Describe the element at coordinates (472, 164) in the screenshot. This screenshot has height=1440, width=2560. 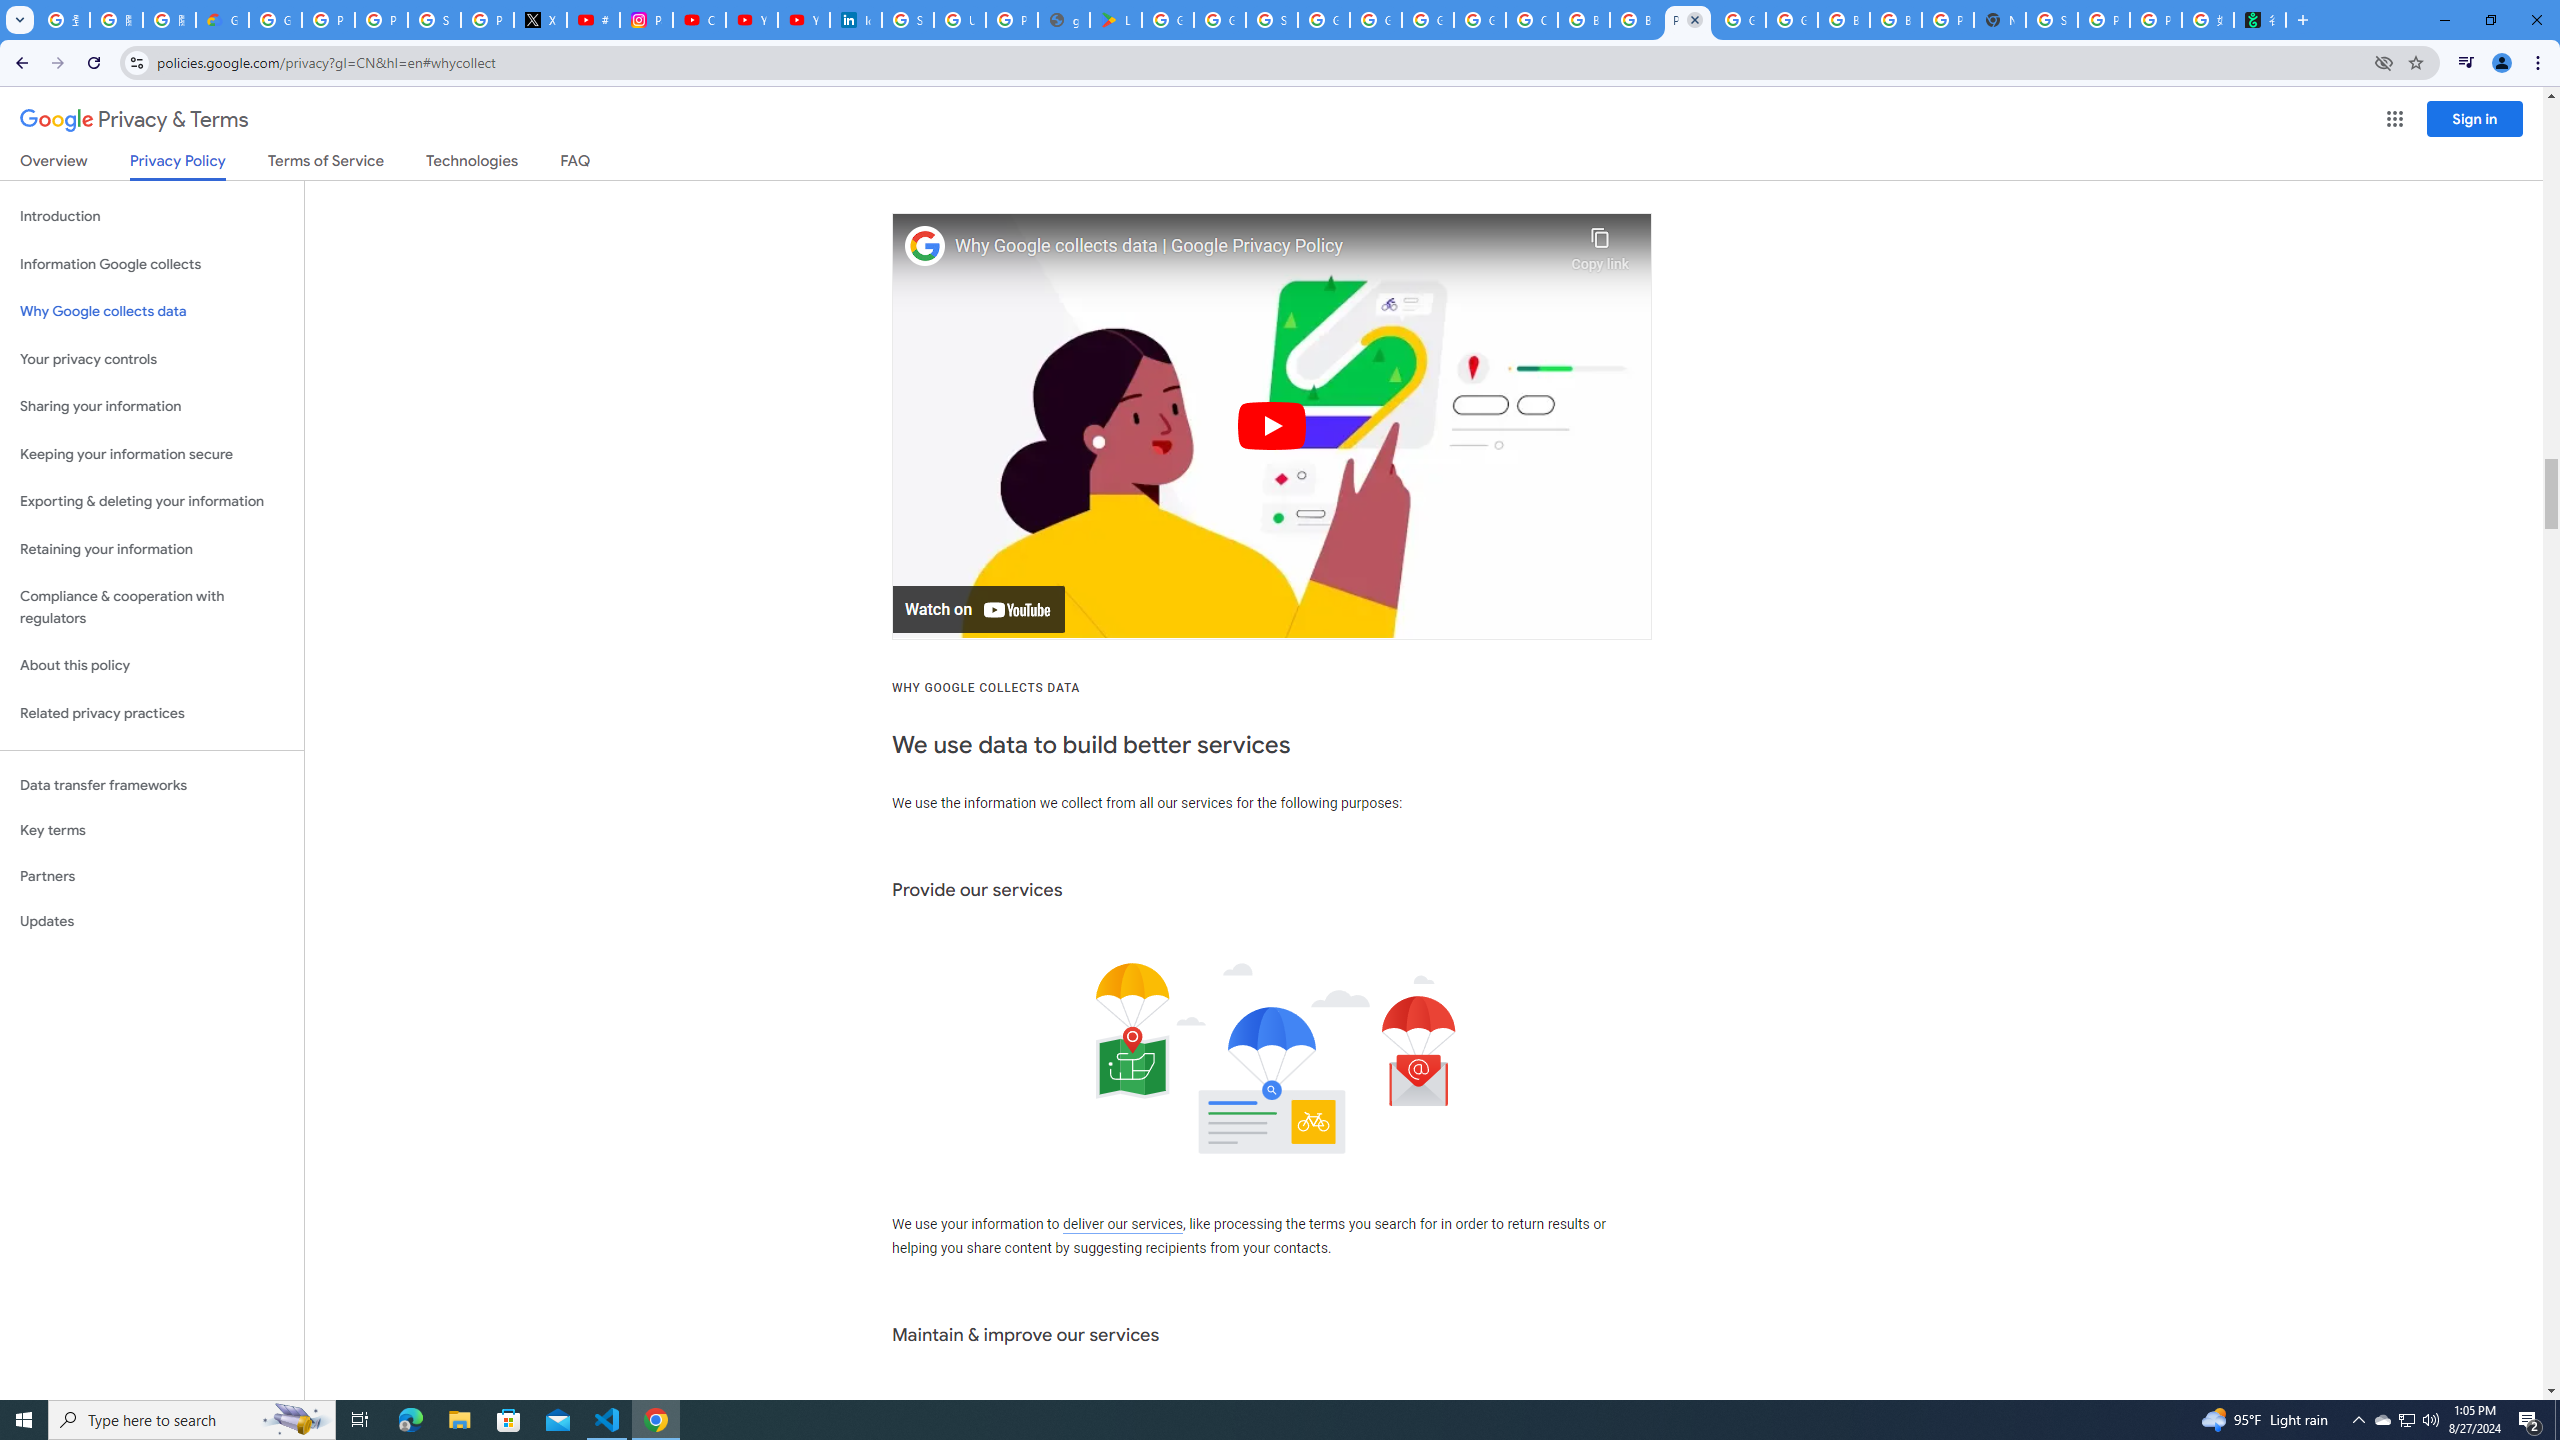
I see `'Technologies'` at that location.